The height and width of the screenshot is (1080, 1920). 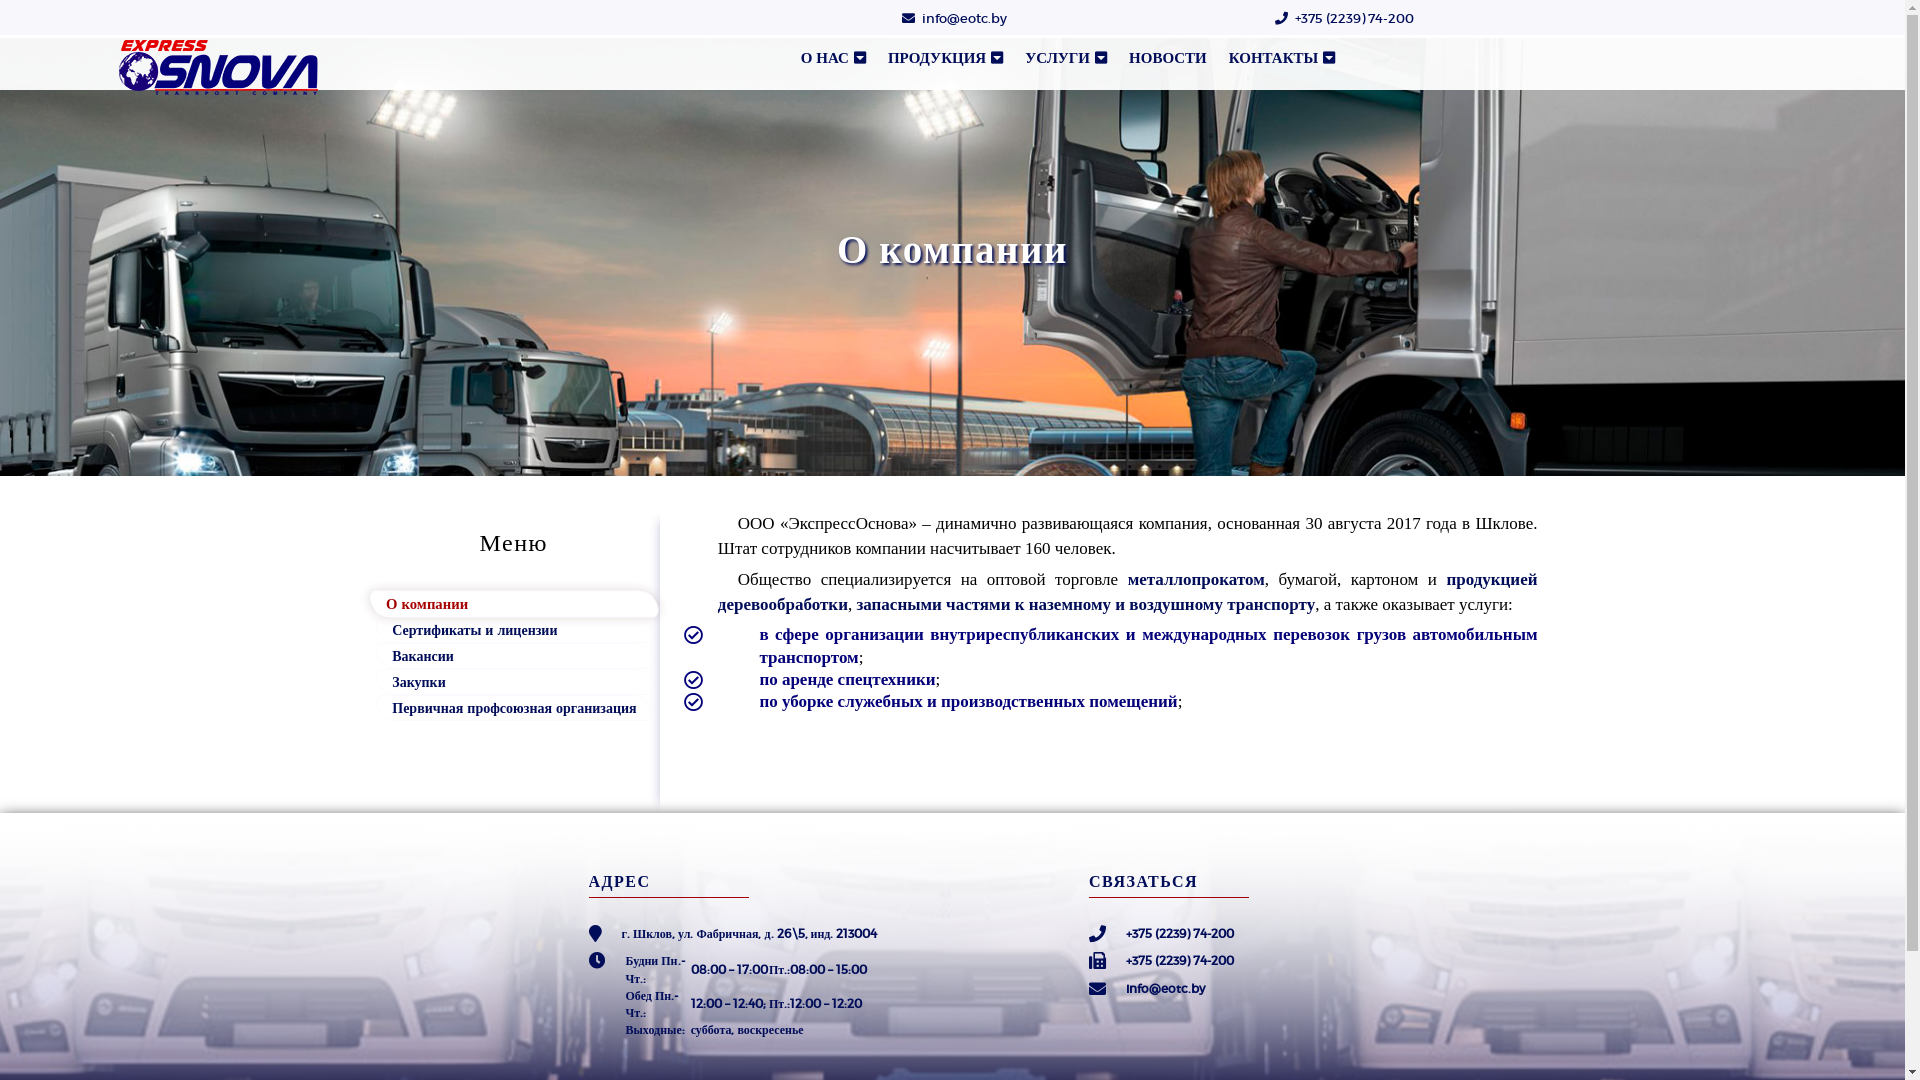 I want to click on '+375 (2239) 74-200', so click(x=1180, y=933).